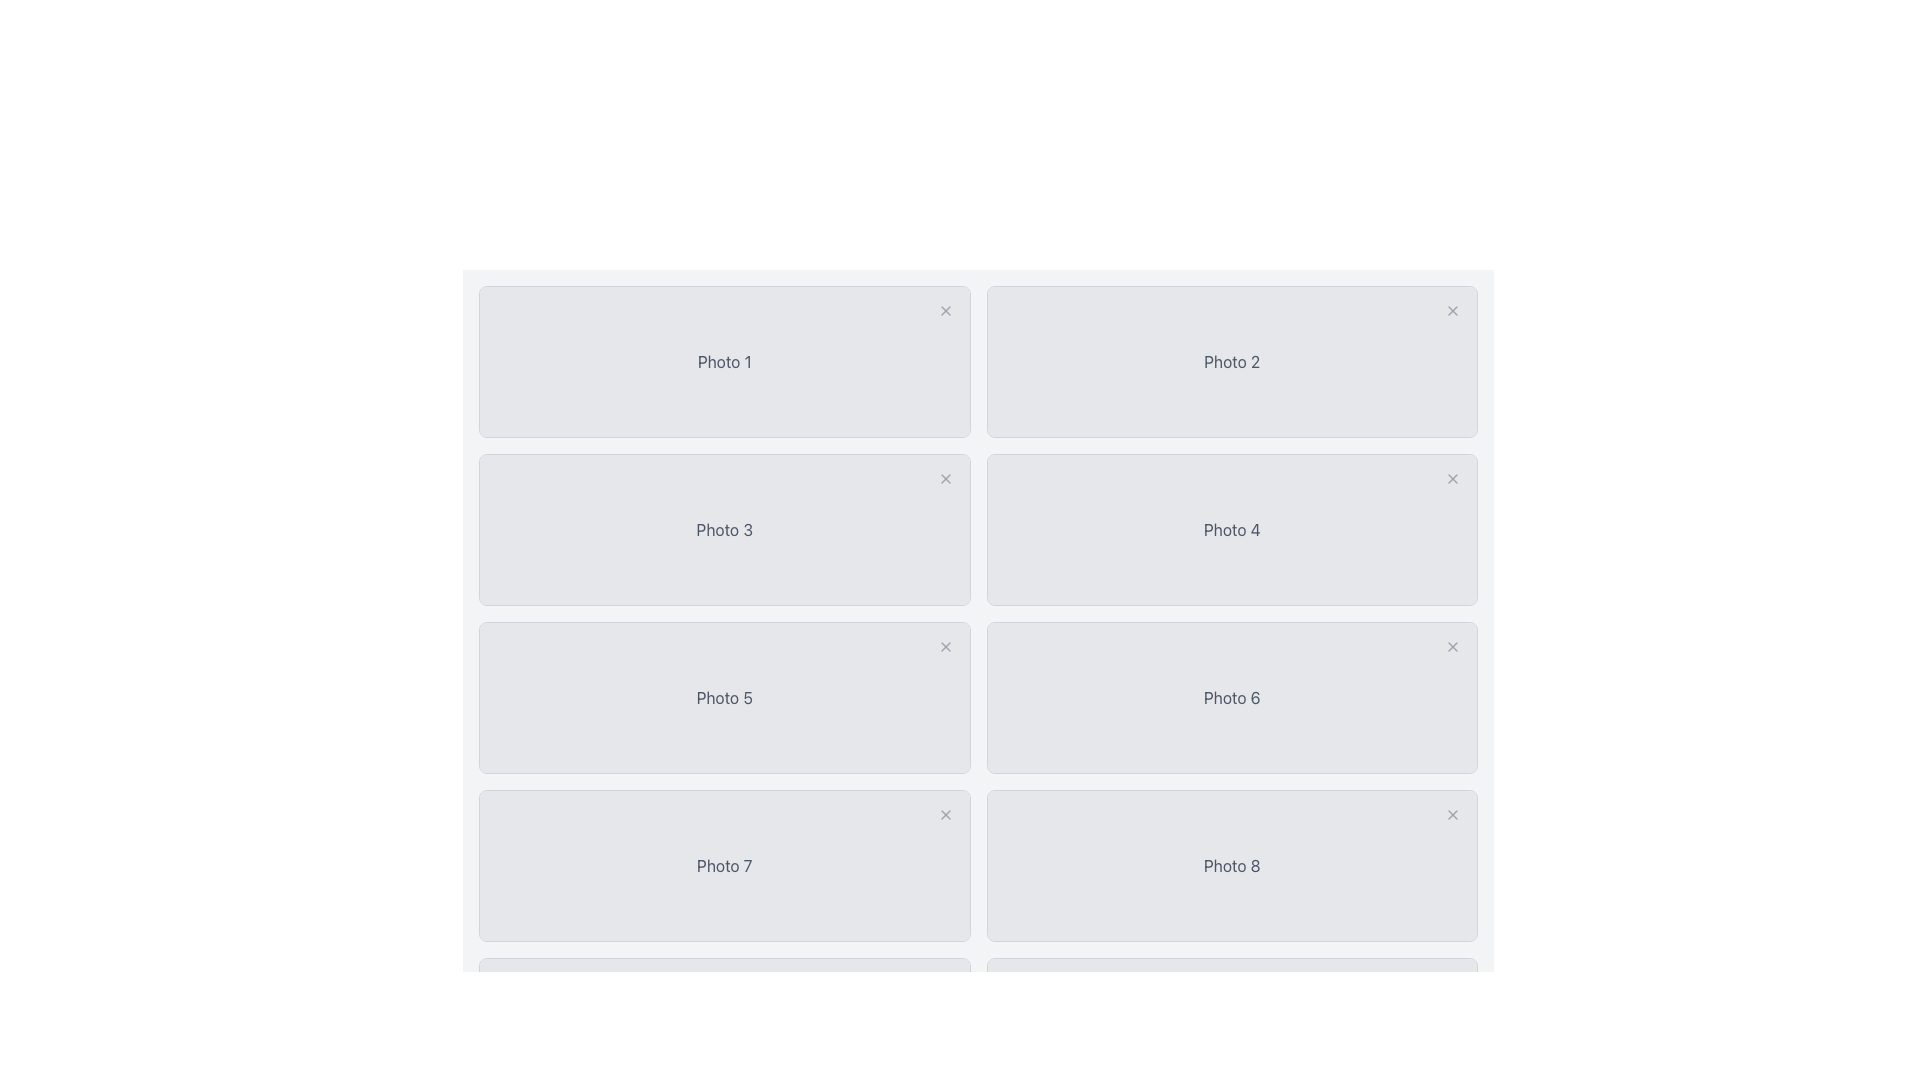 This screenshot has width=1920, height=1080. What do you see at coordinates (1231, 362) in the screenshot?
I see `the 'Photo 2' tile, which is the second tile in a grid layout, to interact with it` at bounding box center [1231, 362].